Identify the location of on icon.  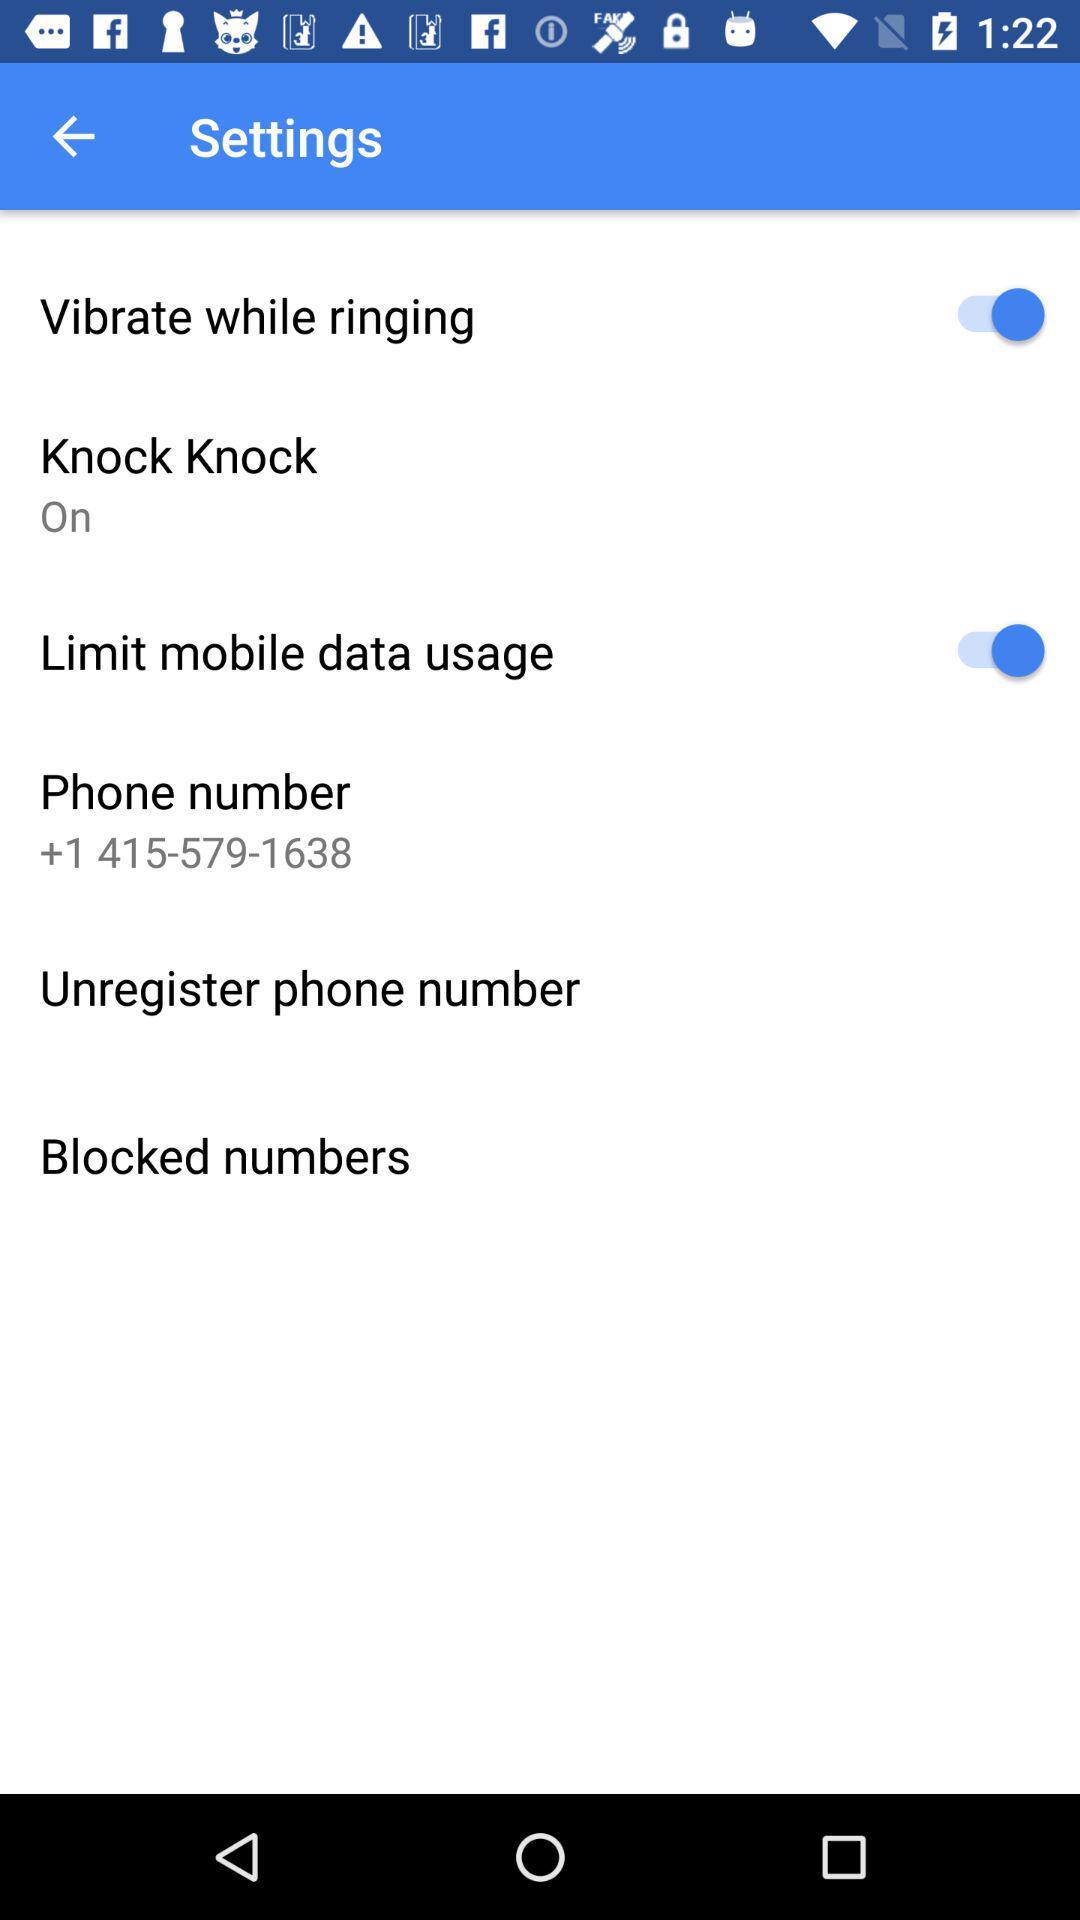
(64, 515).